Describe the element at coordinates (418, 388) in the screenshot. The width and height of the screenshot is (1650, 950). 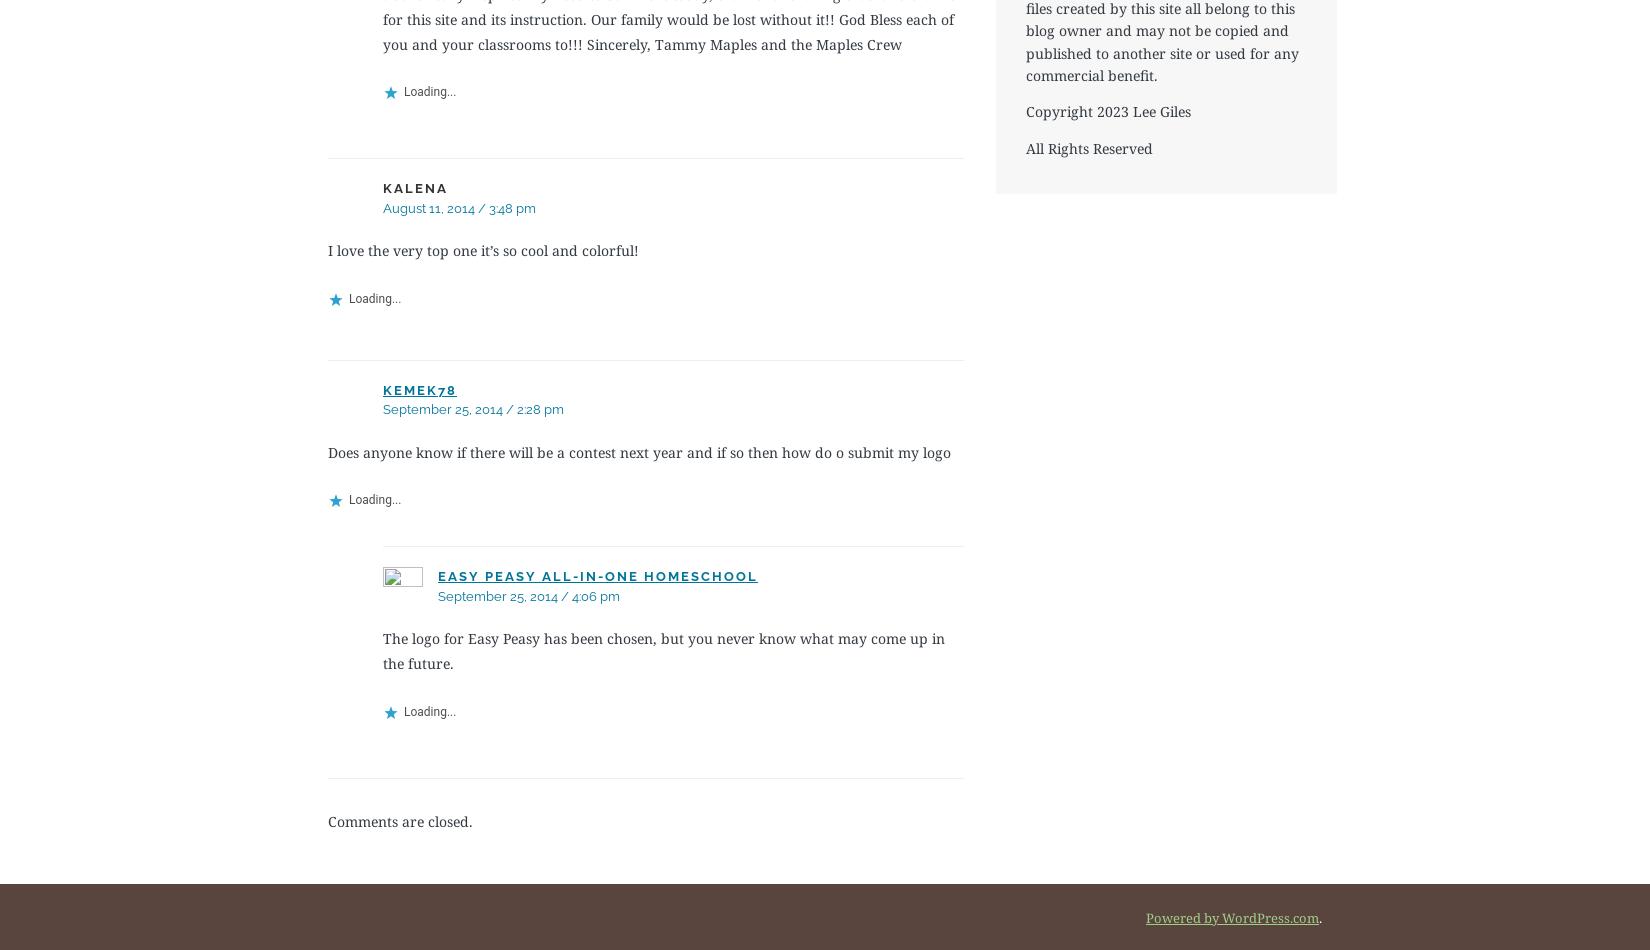
I see `'kemek78'` at that location.